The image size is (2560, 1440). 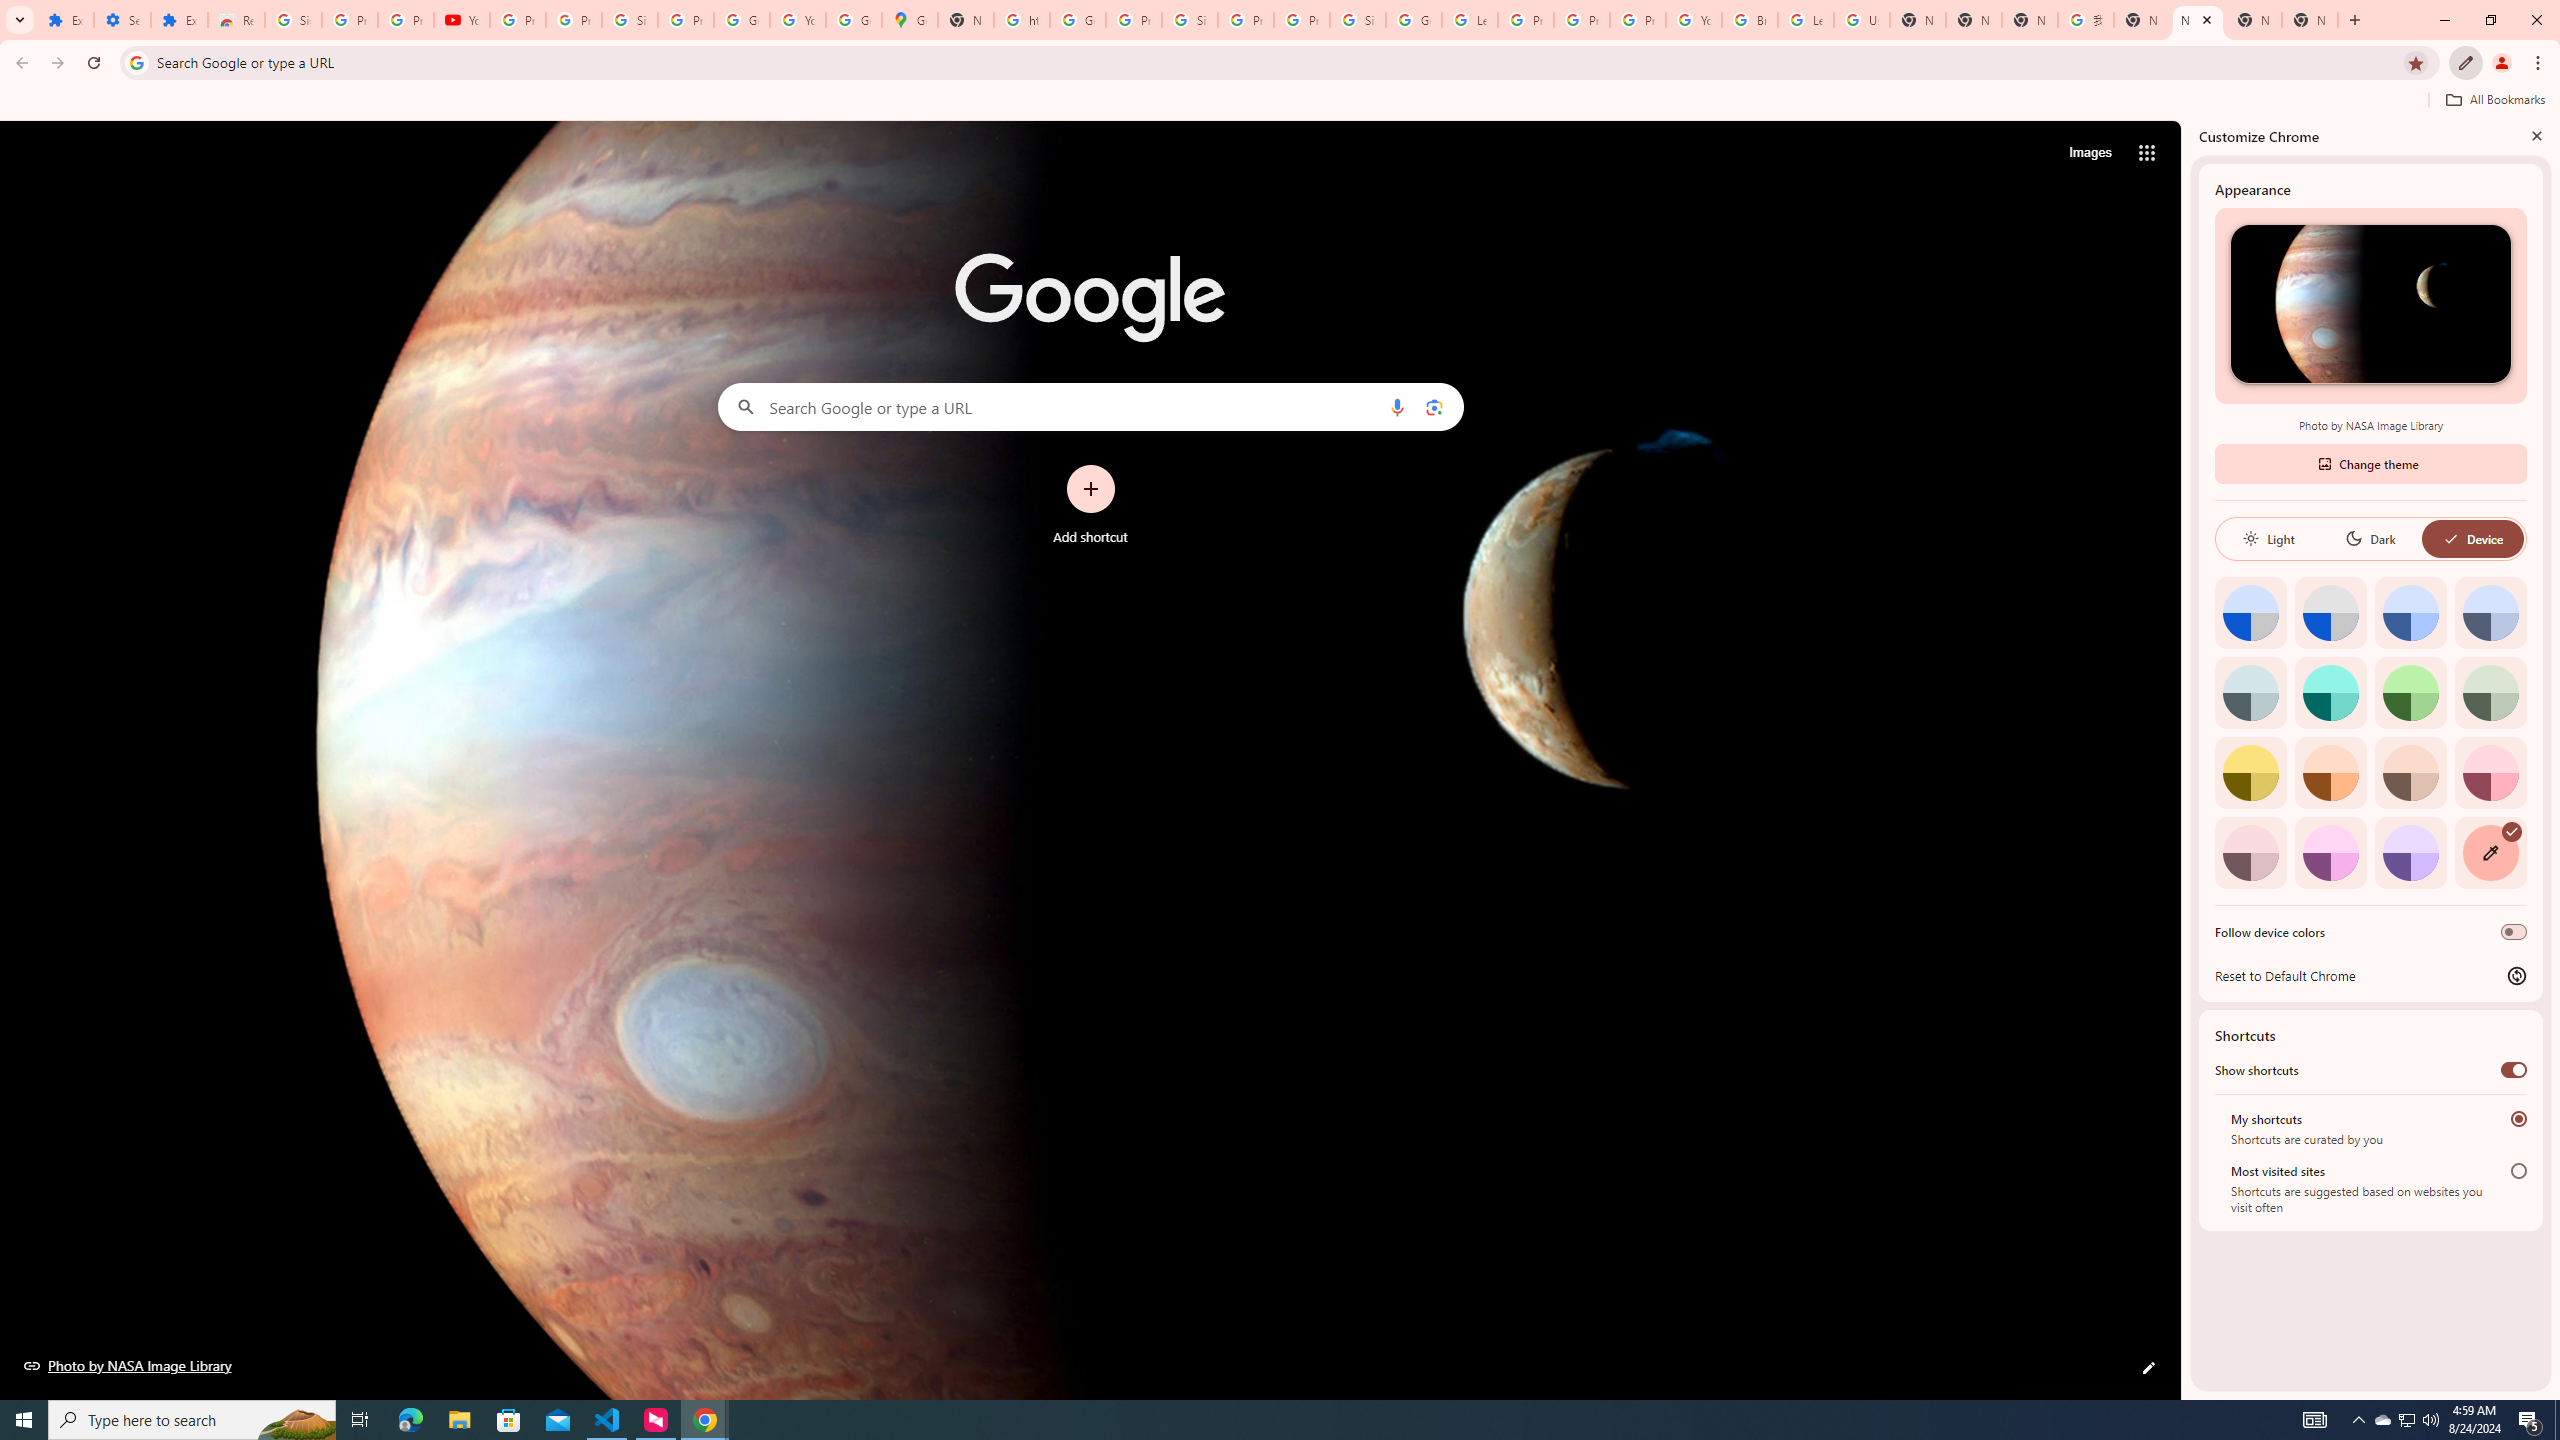 What do you see at coordinates (65, 19) in the screenshot?
I see `'Extensions'` at bounding box center [65, 19].